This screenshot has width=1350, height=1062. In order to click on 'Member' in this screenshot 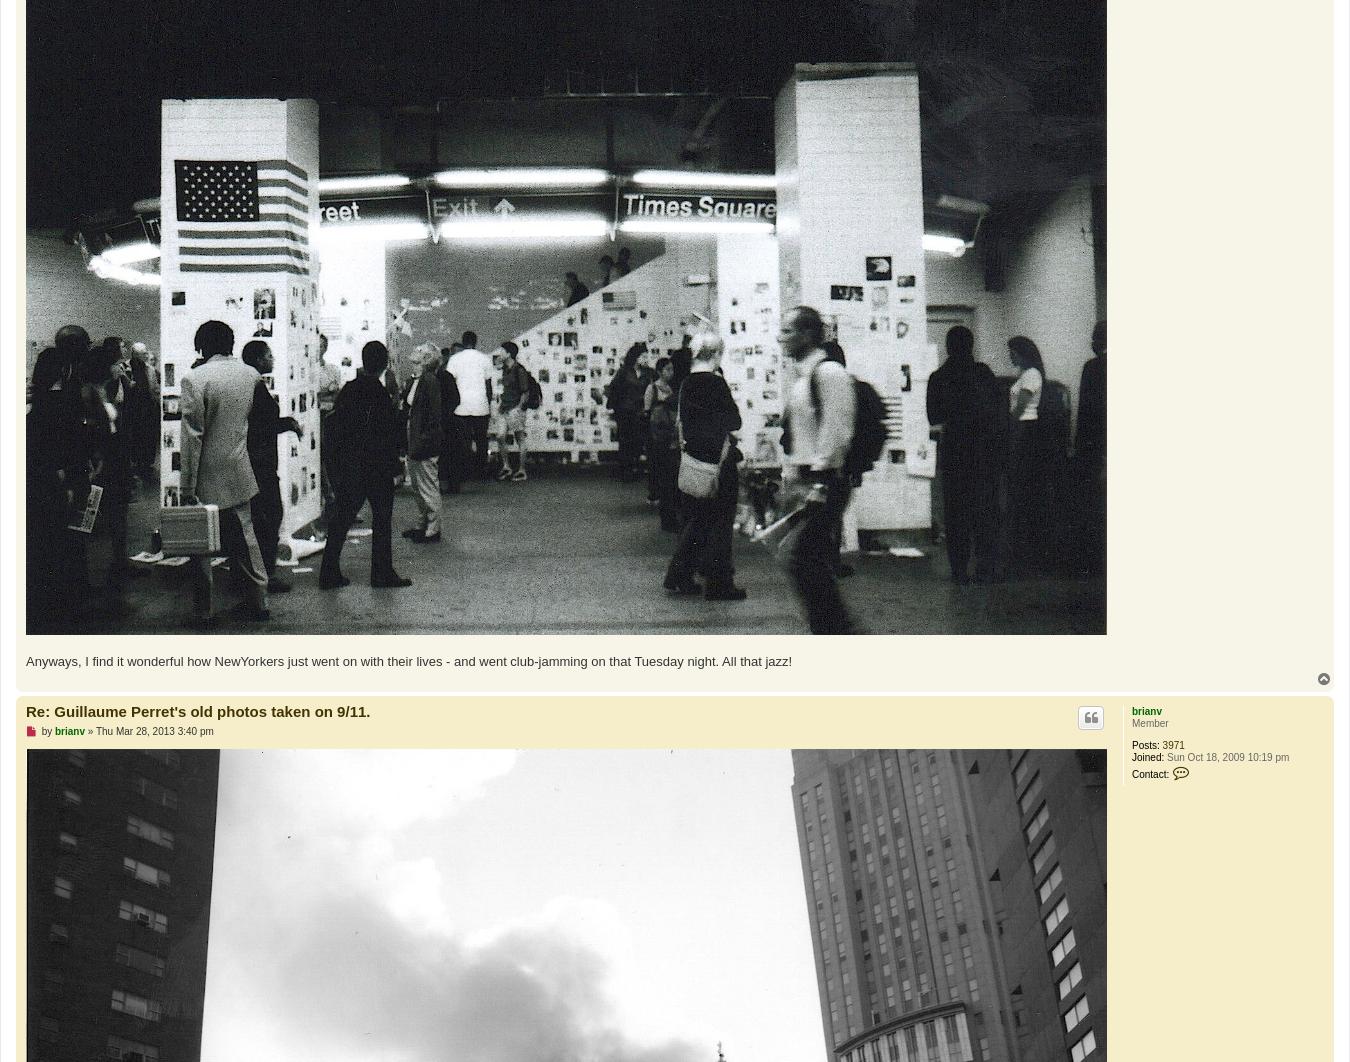, I will do `click(1130, 723)`.